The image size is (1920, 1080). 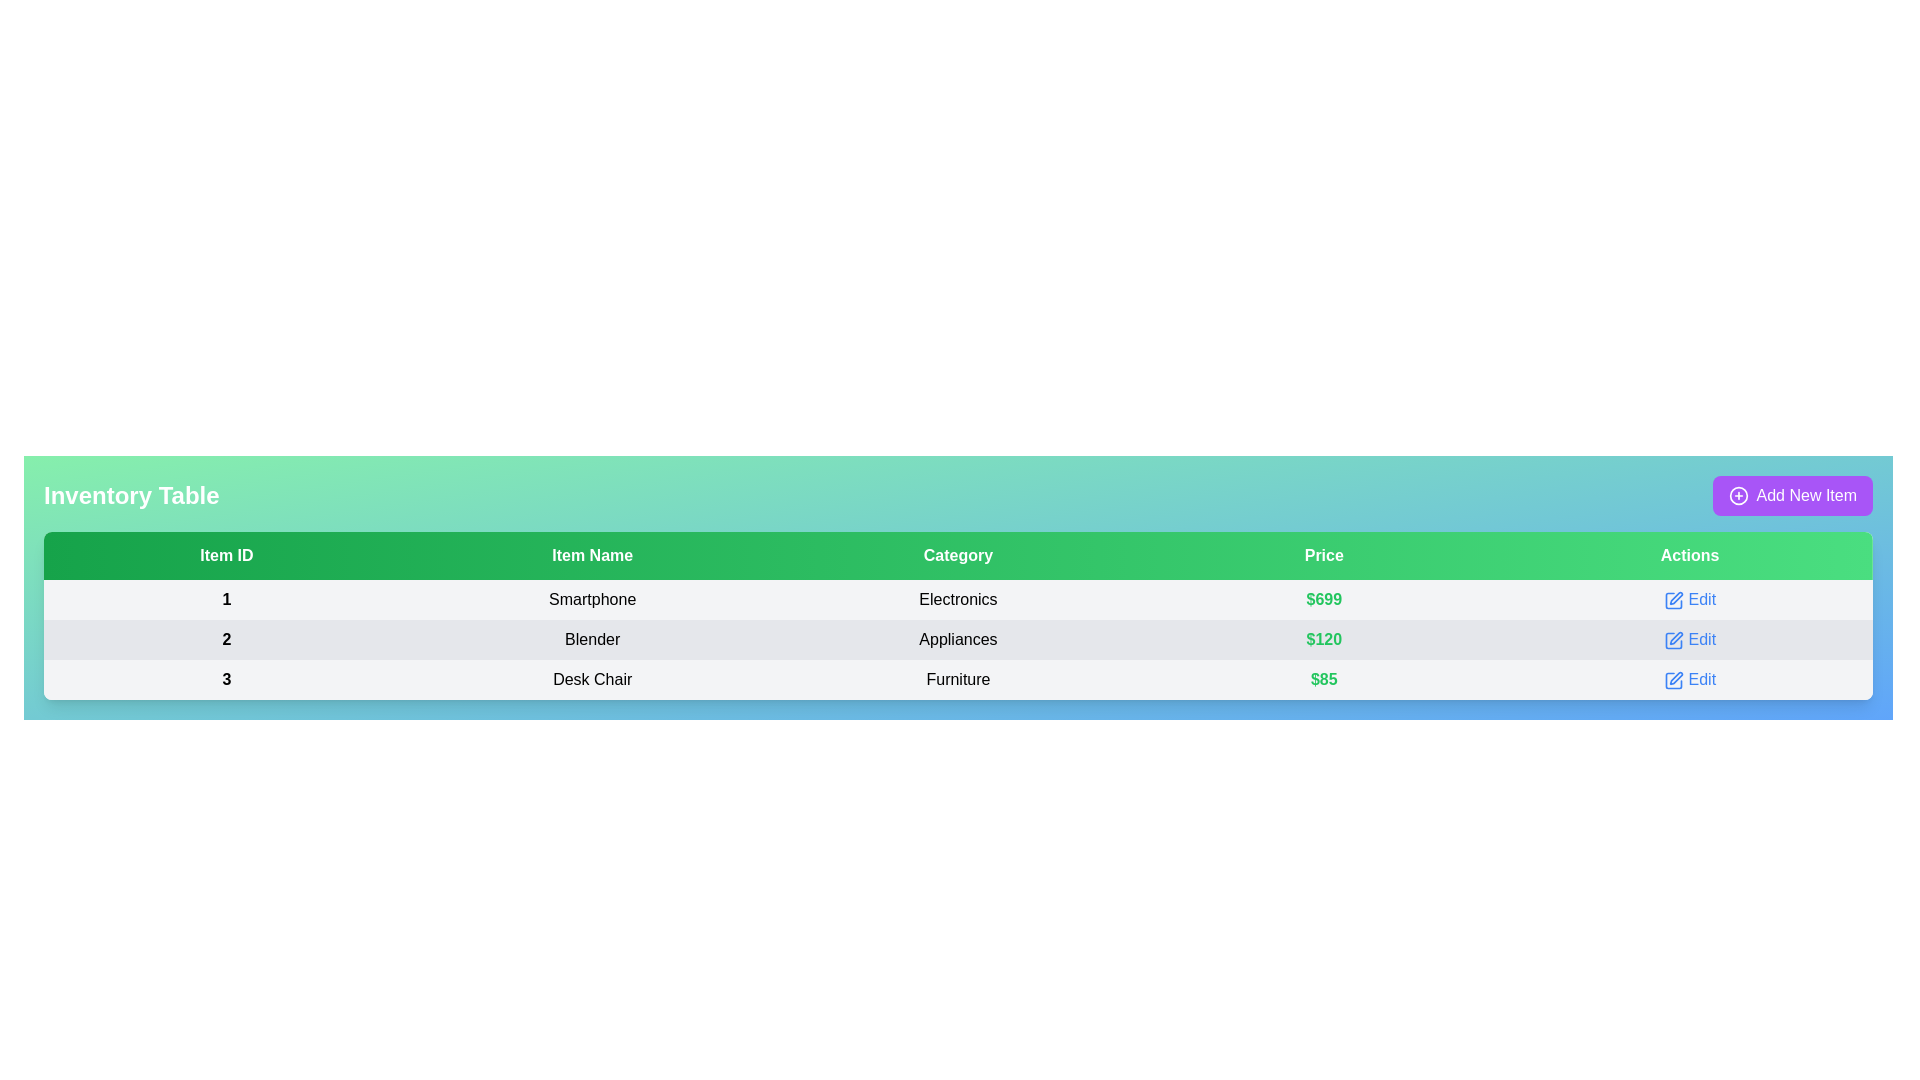 I want to click on content '3' displayed in bold sans-serif font under the 'Item ID' column for the 'Desk Chair' item, located in the first section of the last data row in the table, so click(x=226, y=678).